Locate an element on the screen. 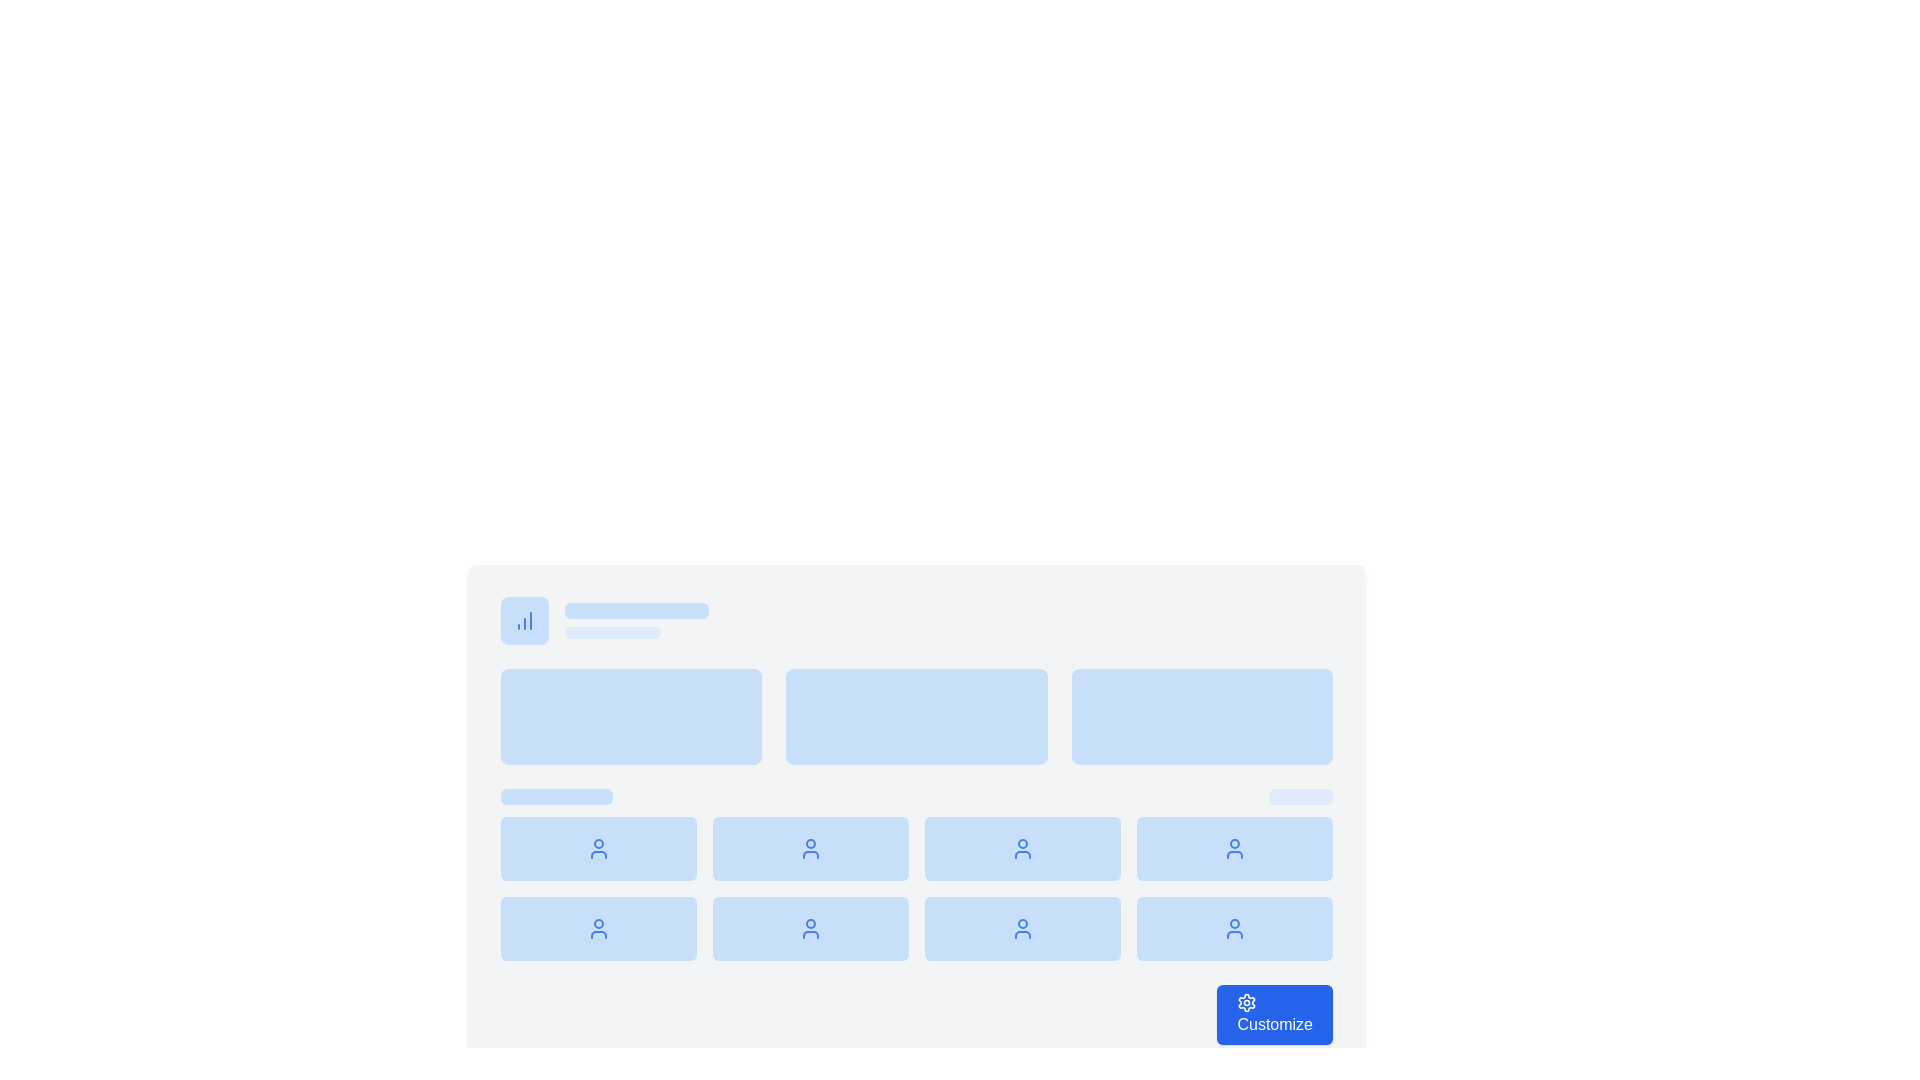 Image resolution: width=1920 pixels, height=1080 pixels. the animation of the placeholder tile component located in the second row and second column of the grid layout, which visually represents user data is located at coordinates (811, 848).